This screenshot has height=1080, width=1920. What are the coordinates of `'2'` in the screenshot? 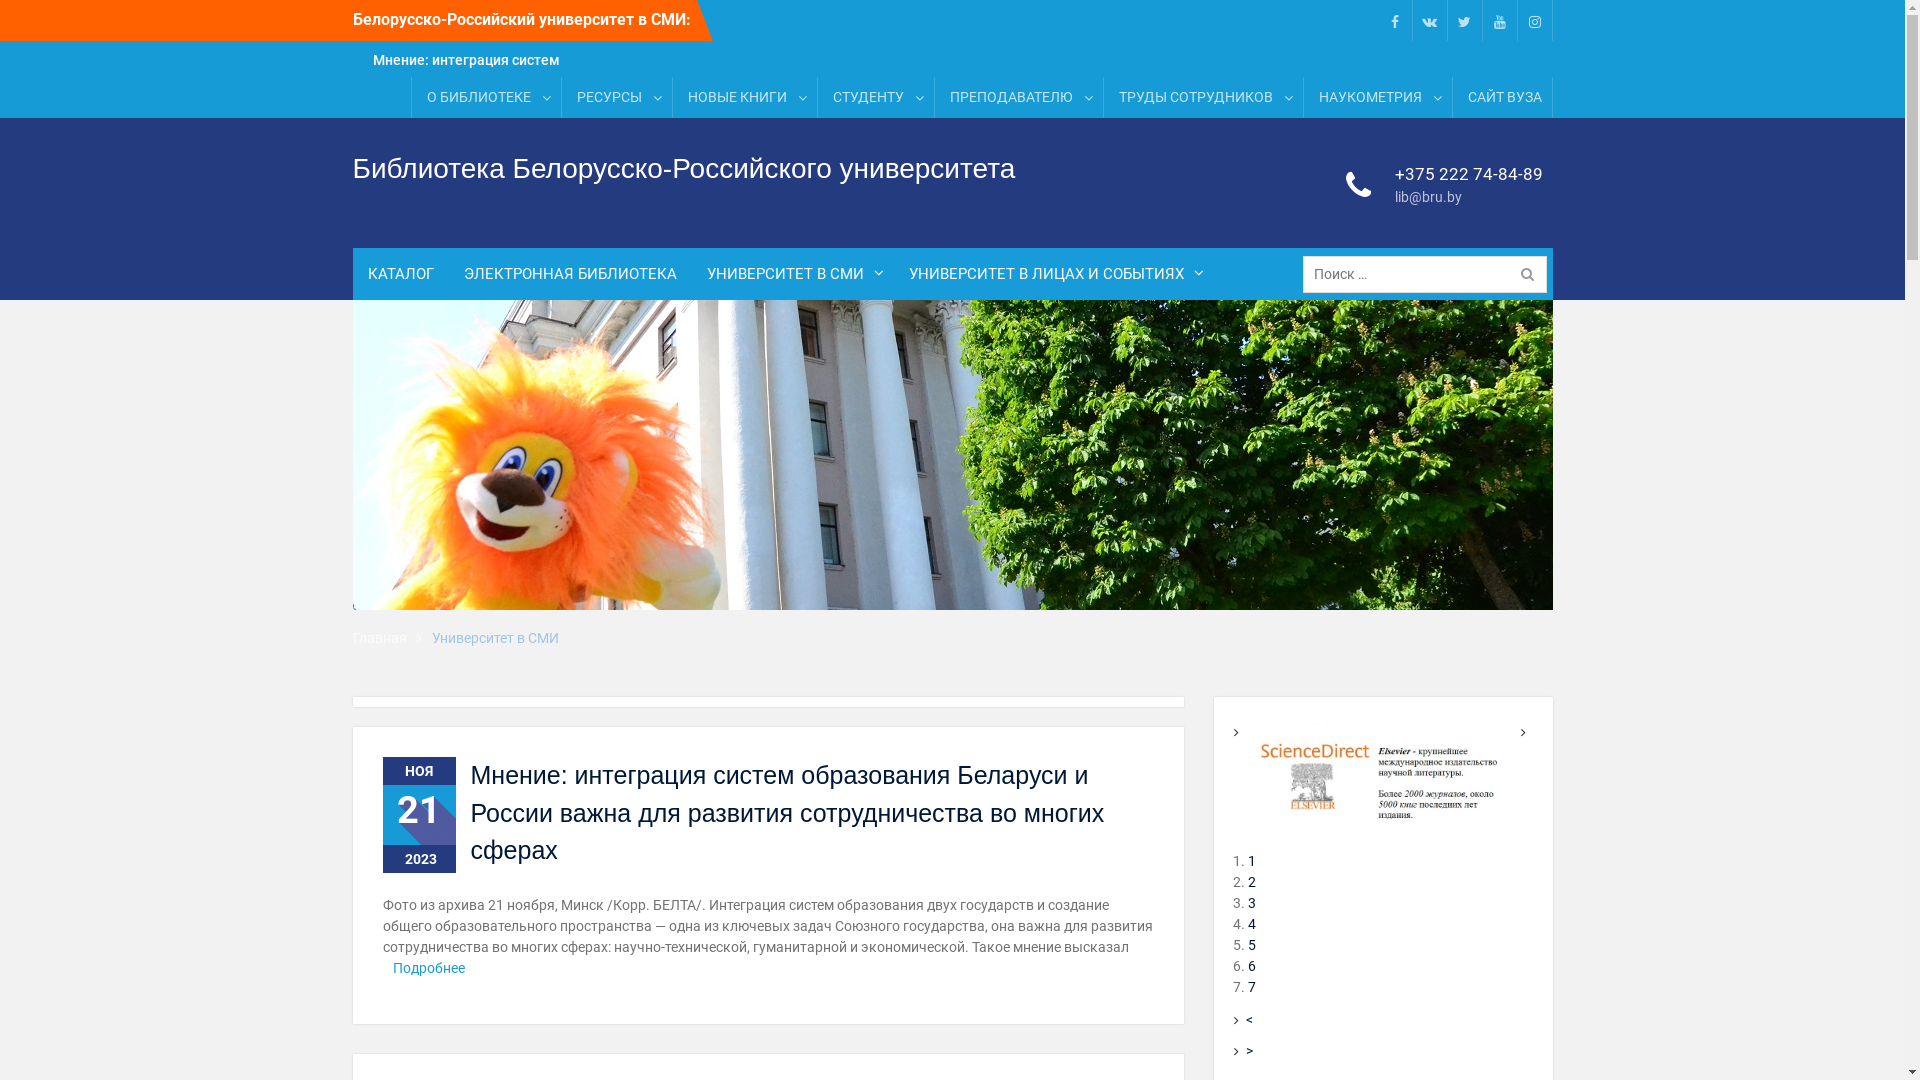 It's located at (1247, 881).